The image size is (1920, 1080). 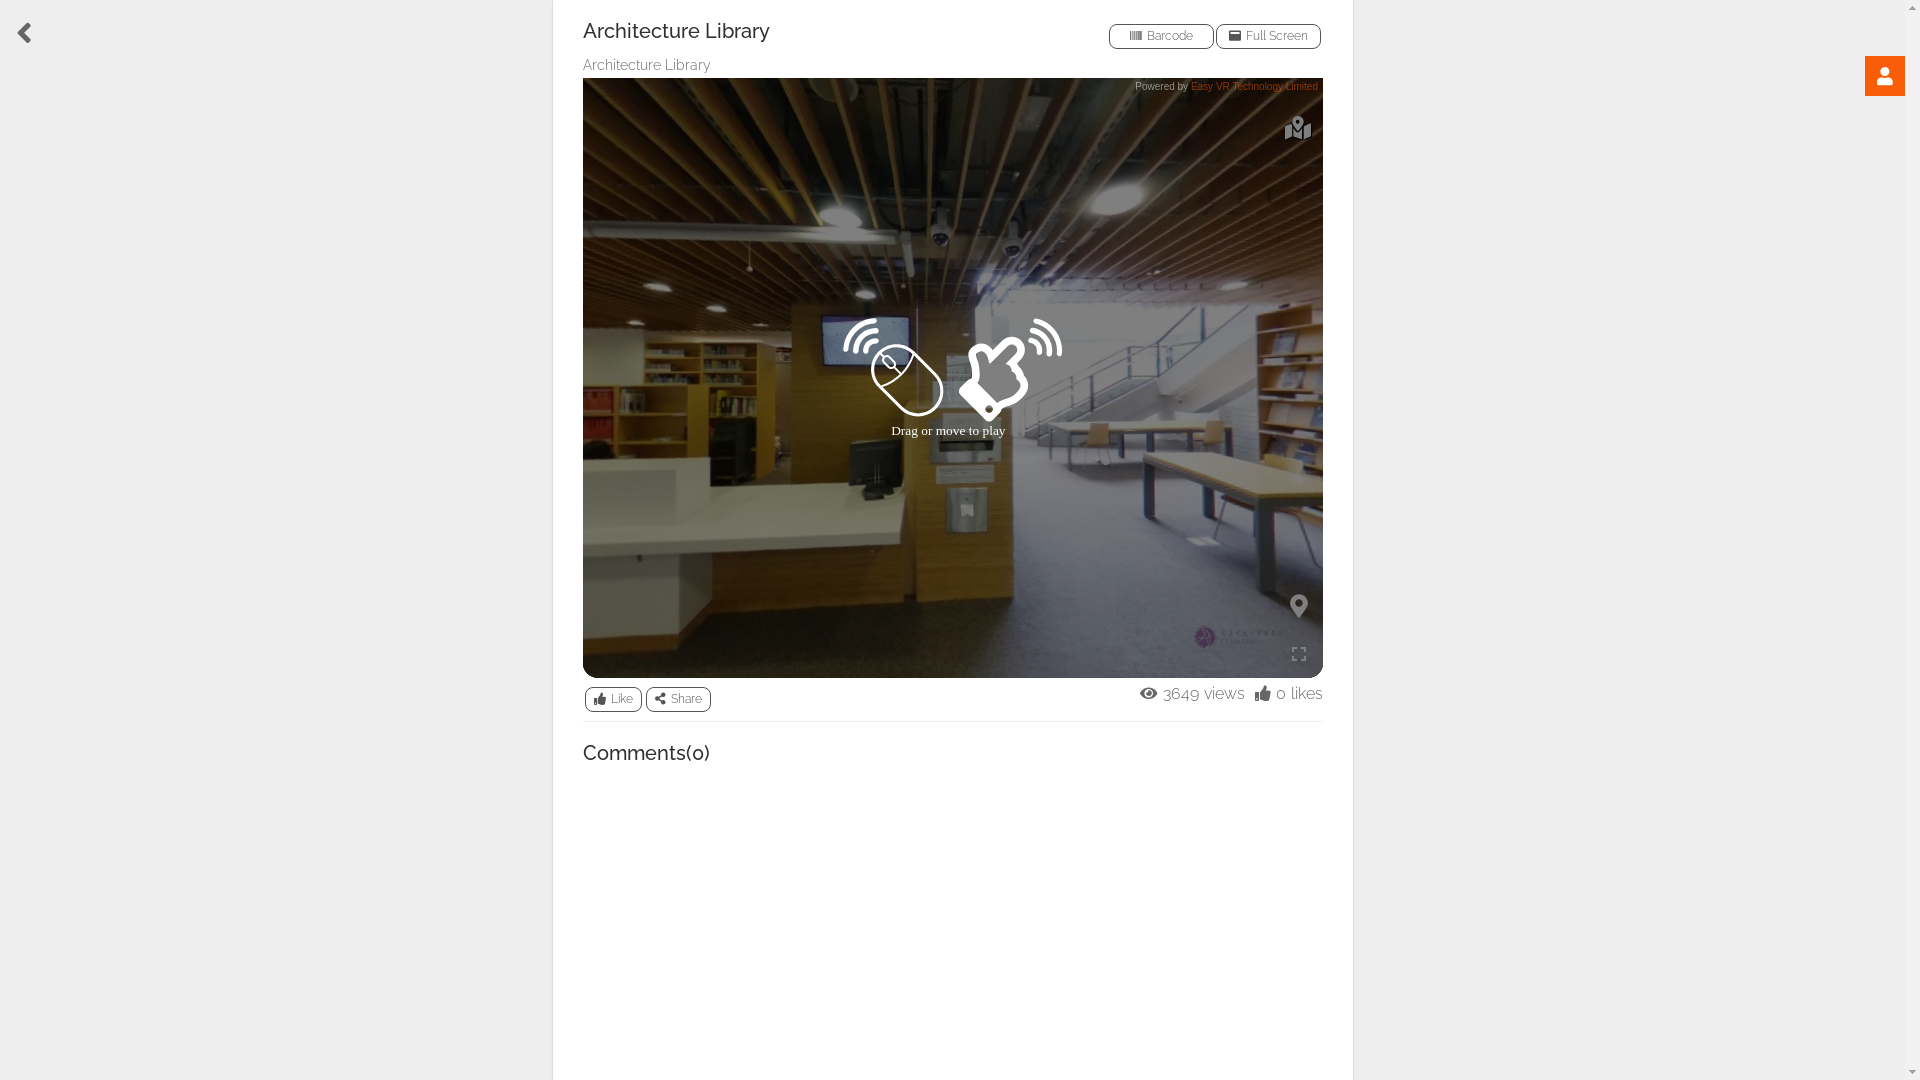 What do you see at coordinates (47, 592) in the screenshot?
I see `'TRAVEL'` at bounding box center [47, 592].